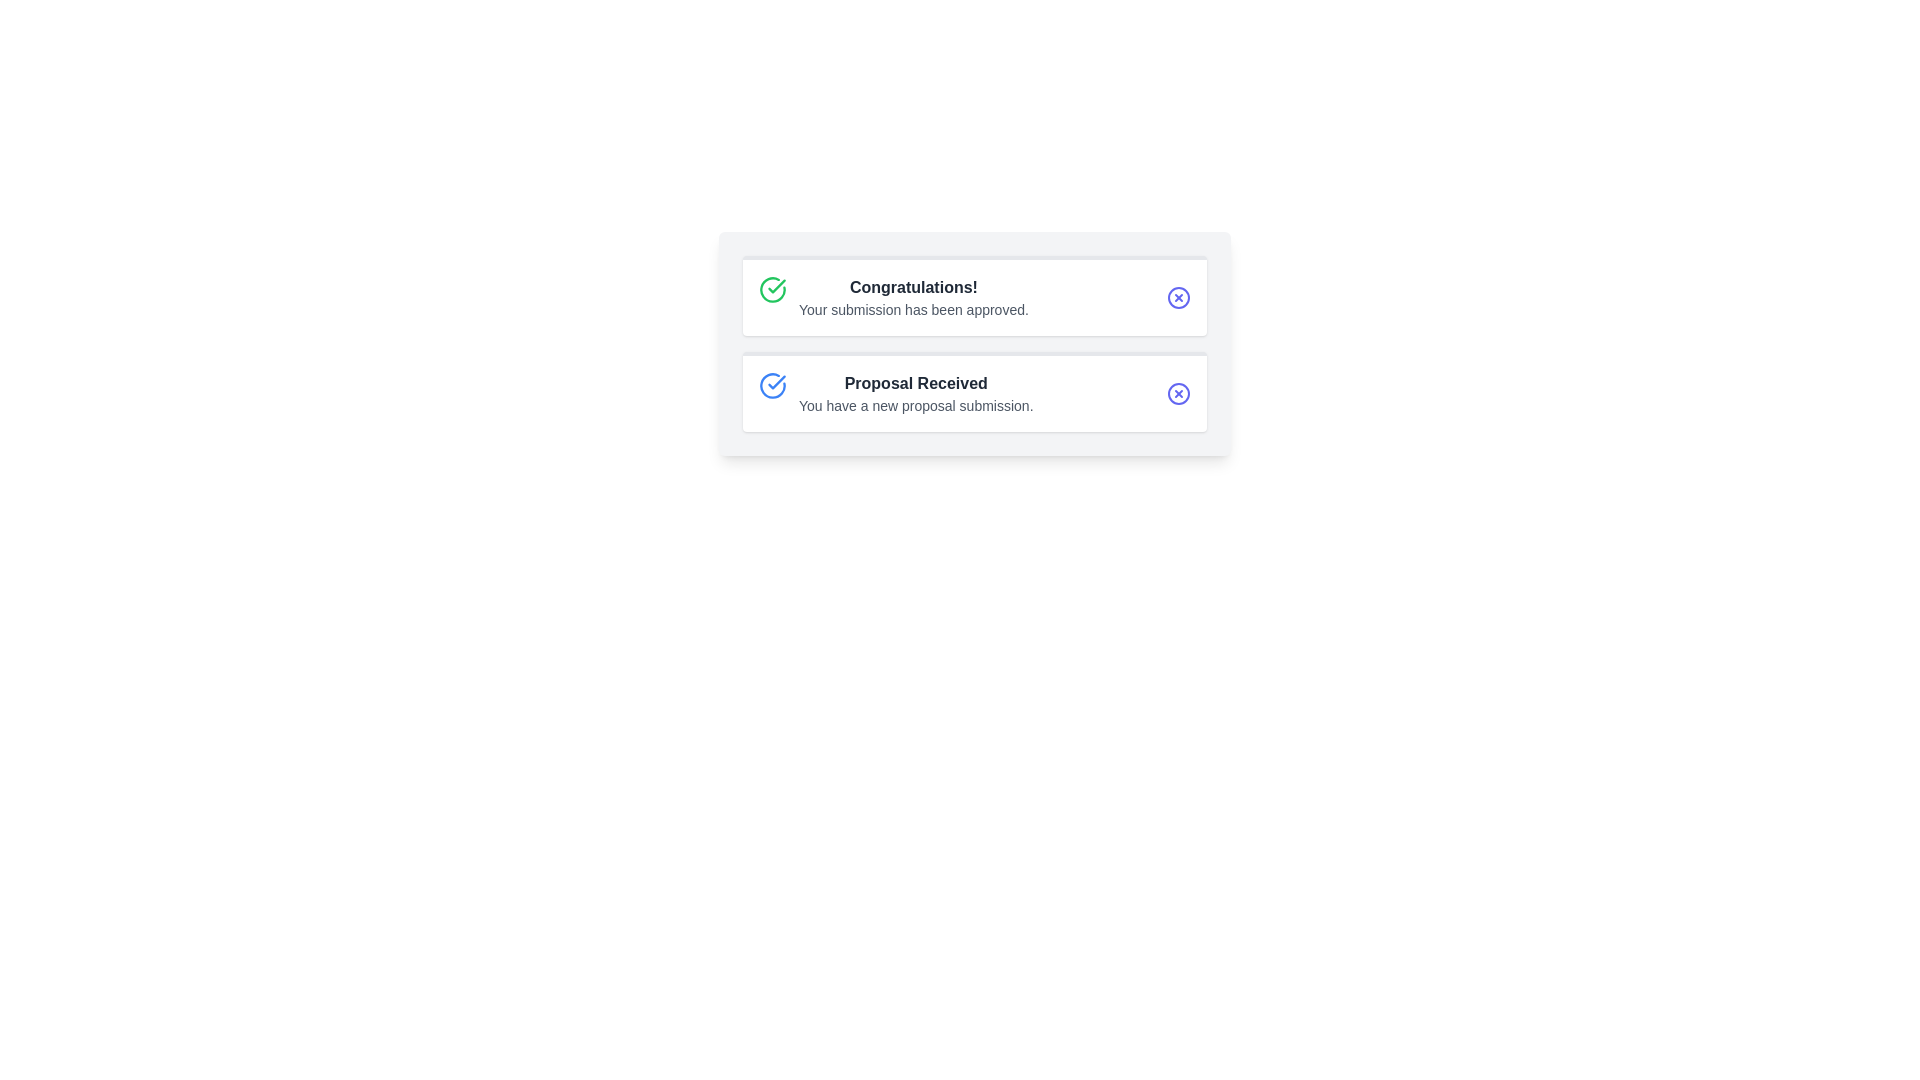 The height and width of the screenshot is (1080, 1920). I want to click on the circular dismiss button with a cross symbol in the 'Proposal Received' notification card, so click(1179, 393).